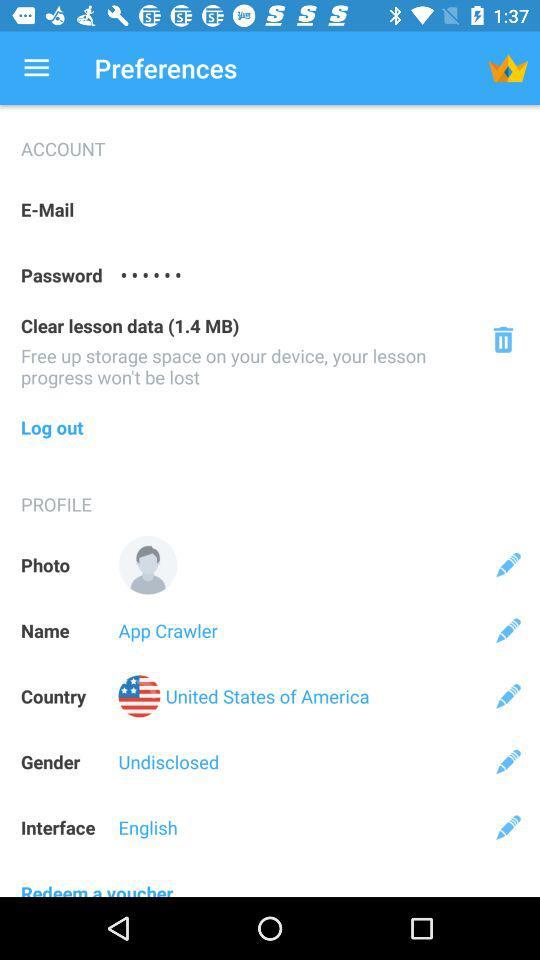  What do you see at coordinates (508, 696) in the screenshot?
I see `edit button which is next to united states of america` at bounding box center [508, 696].